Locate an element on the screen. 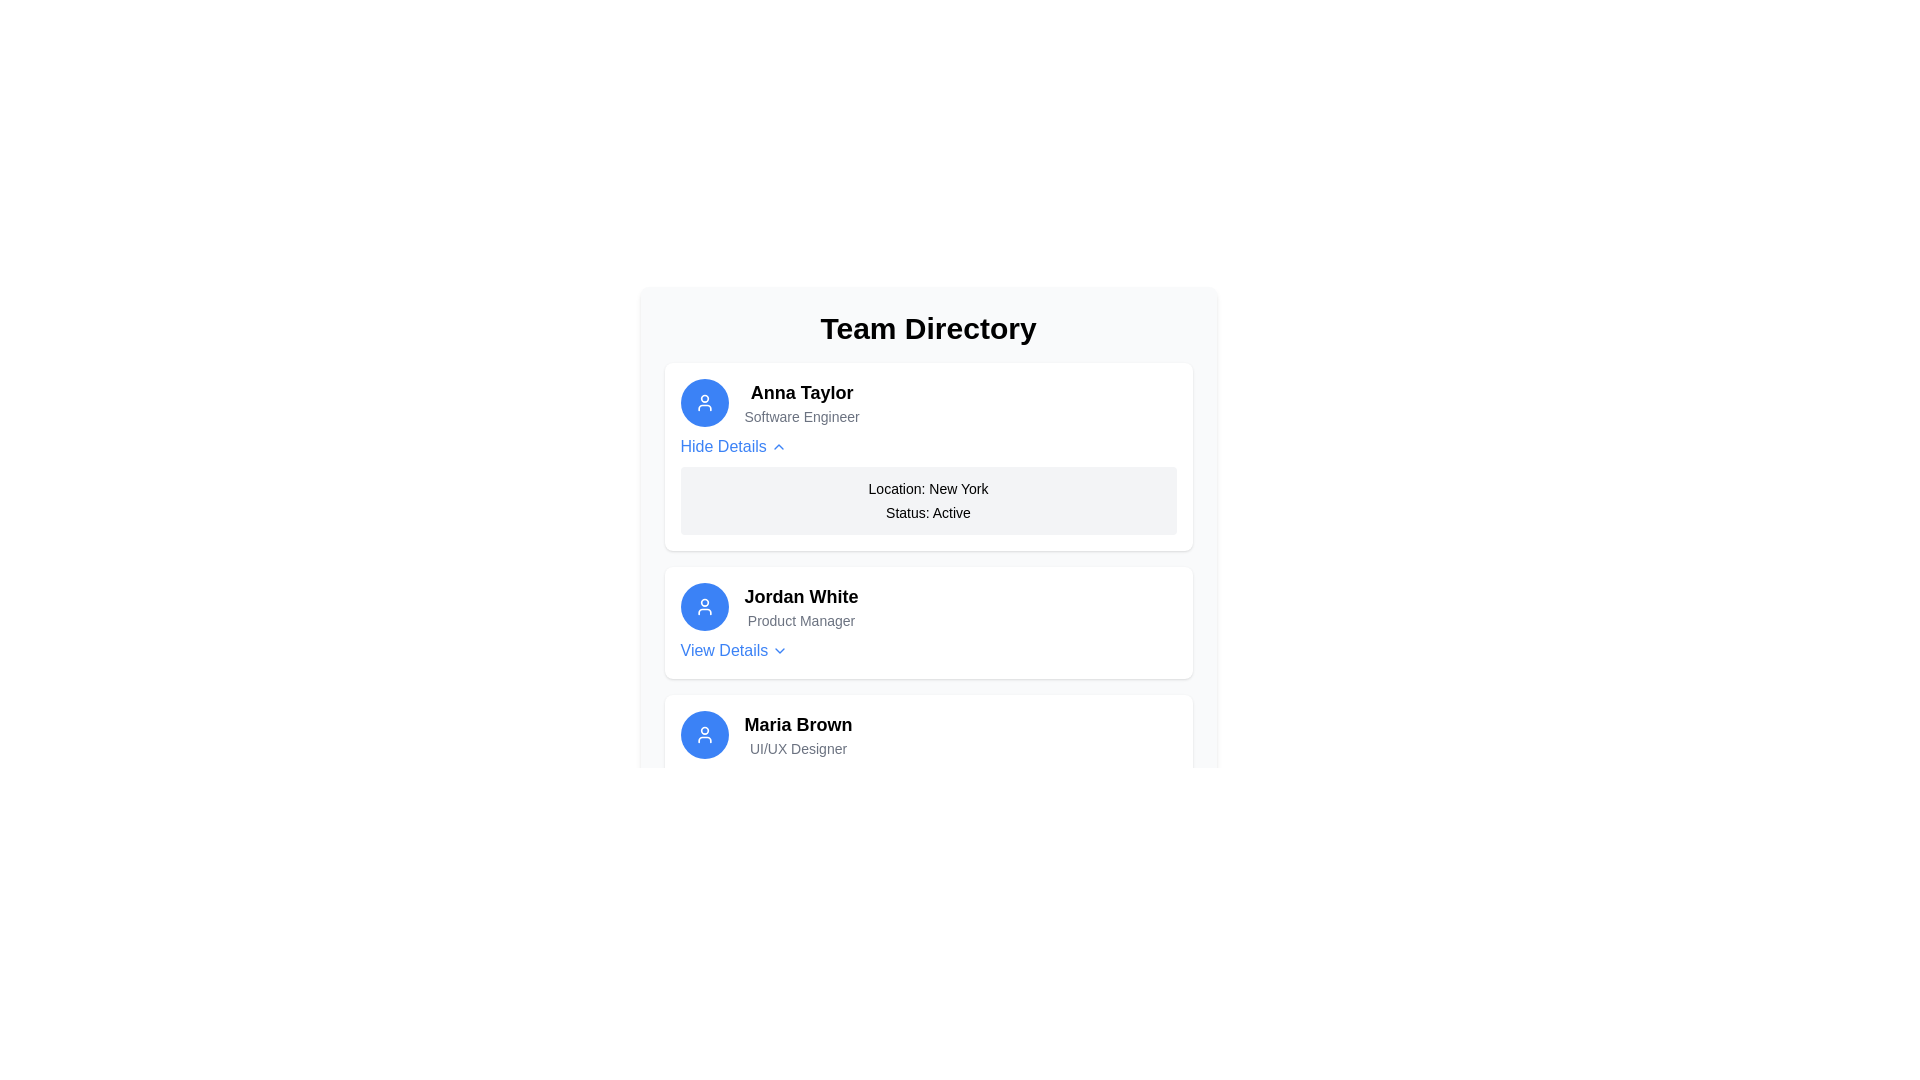 This screenshot has width=1920, height=1080. the text label that reads 'Status: Active', which is styled in a small font with black text on a light gray background, located beneath the name and profession details of 'Anna Taylor' is located at coordinates (927, 512).